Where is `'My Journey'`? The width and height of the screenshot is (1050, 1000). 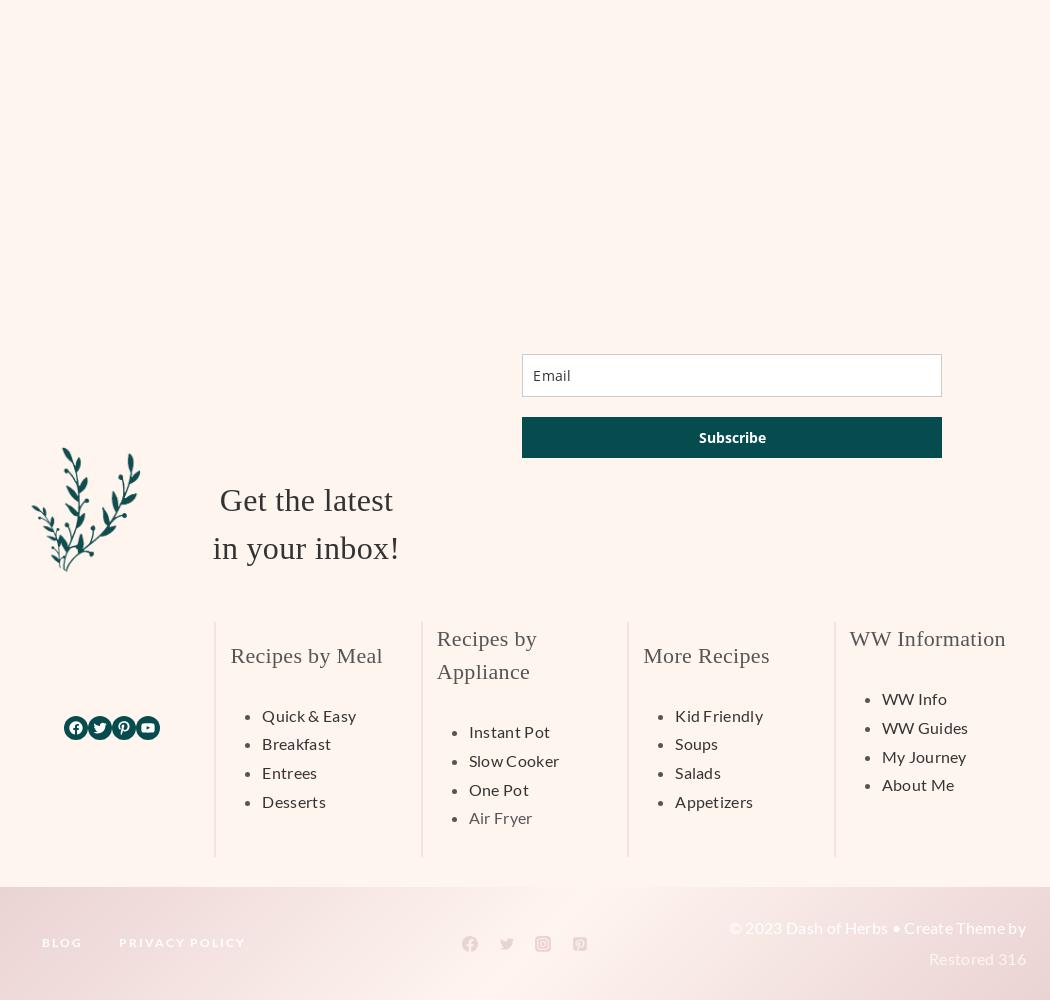
'My Journey' is located at coordinates (879, 755).